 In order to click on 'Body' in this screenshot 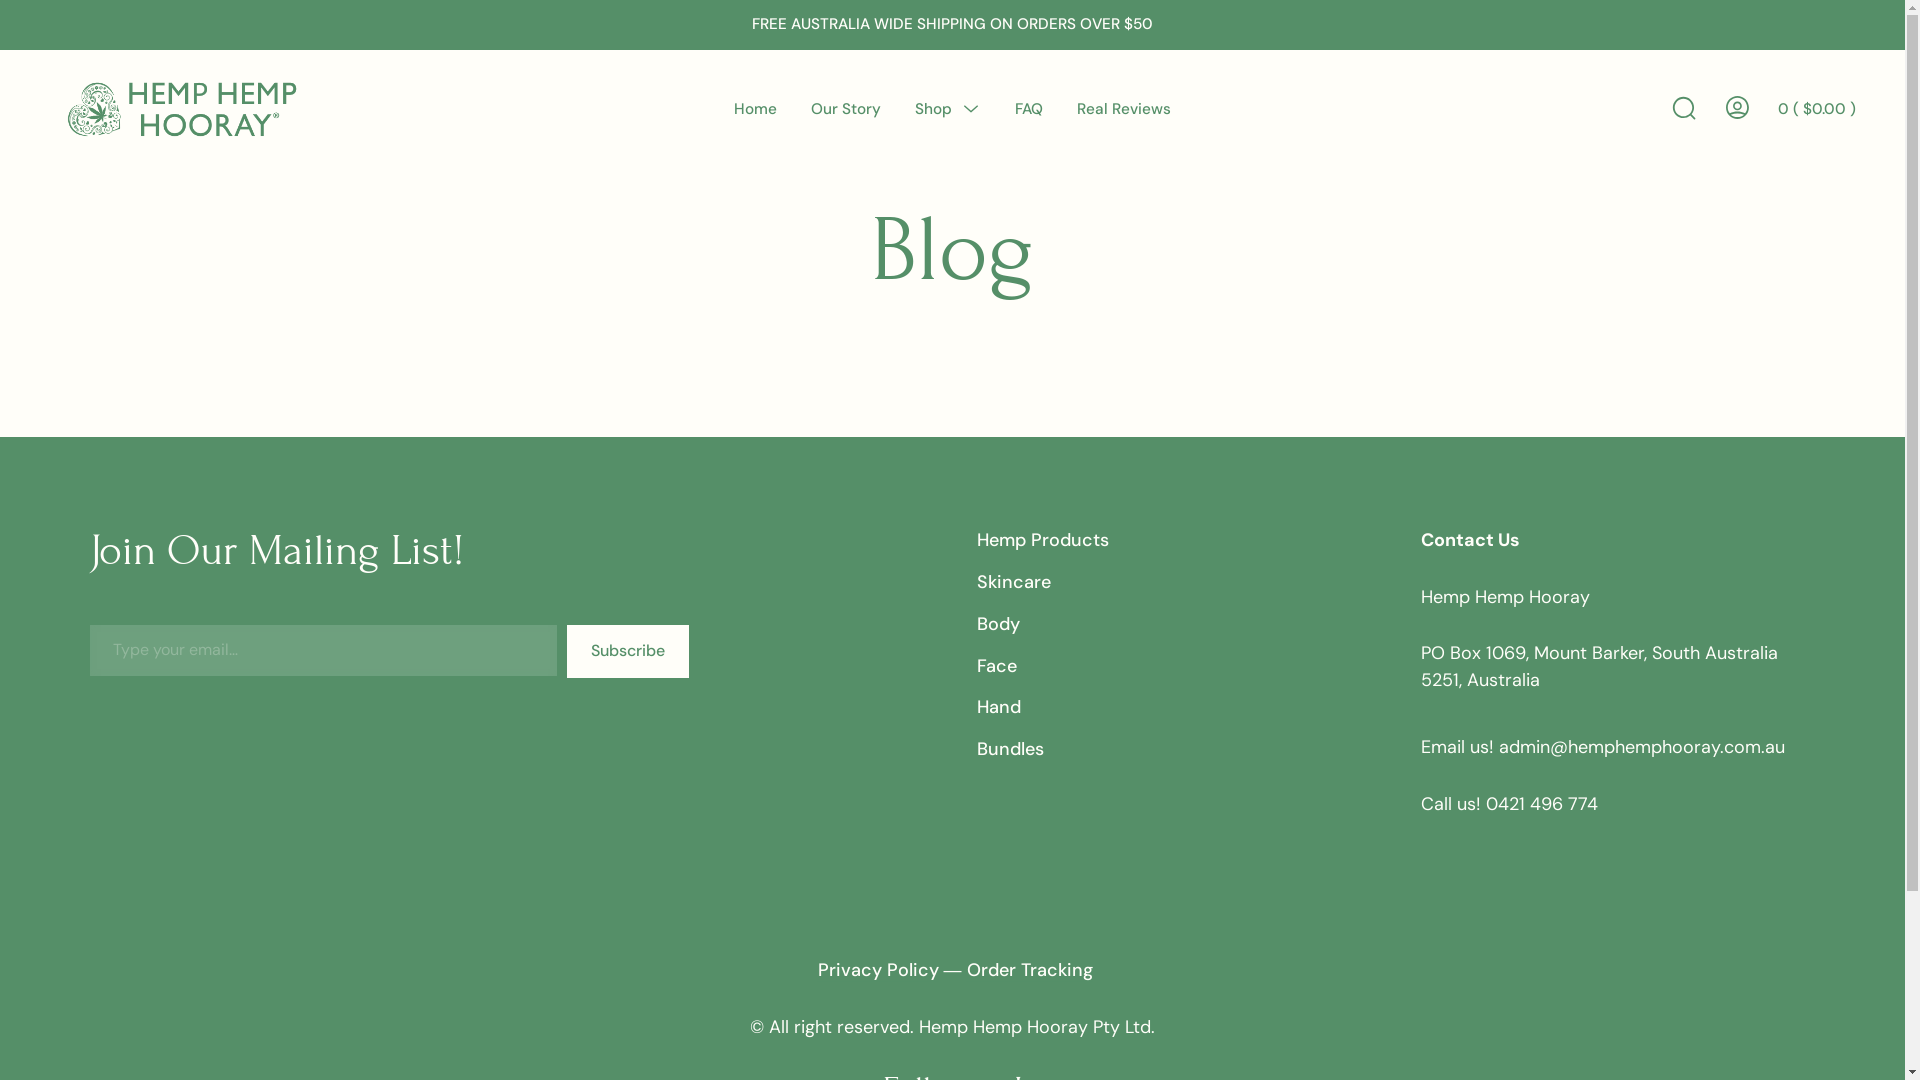, I will do `click(998, 623)`.